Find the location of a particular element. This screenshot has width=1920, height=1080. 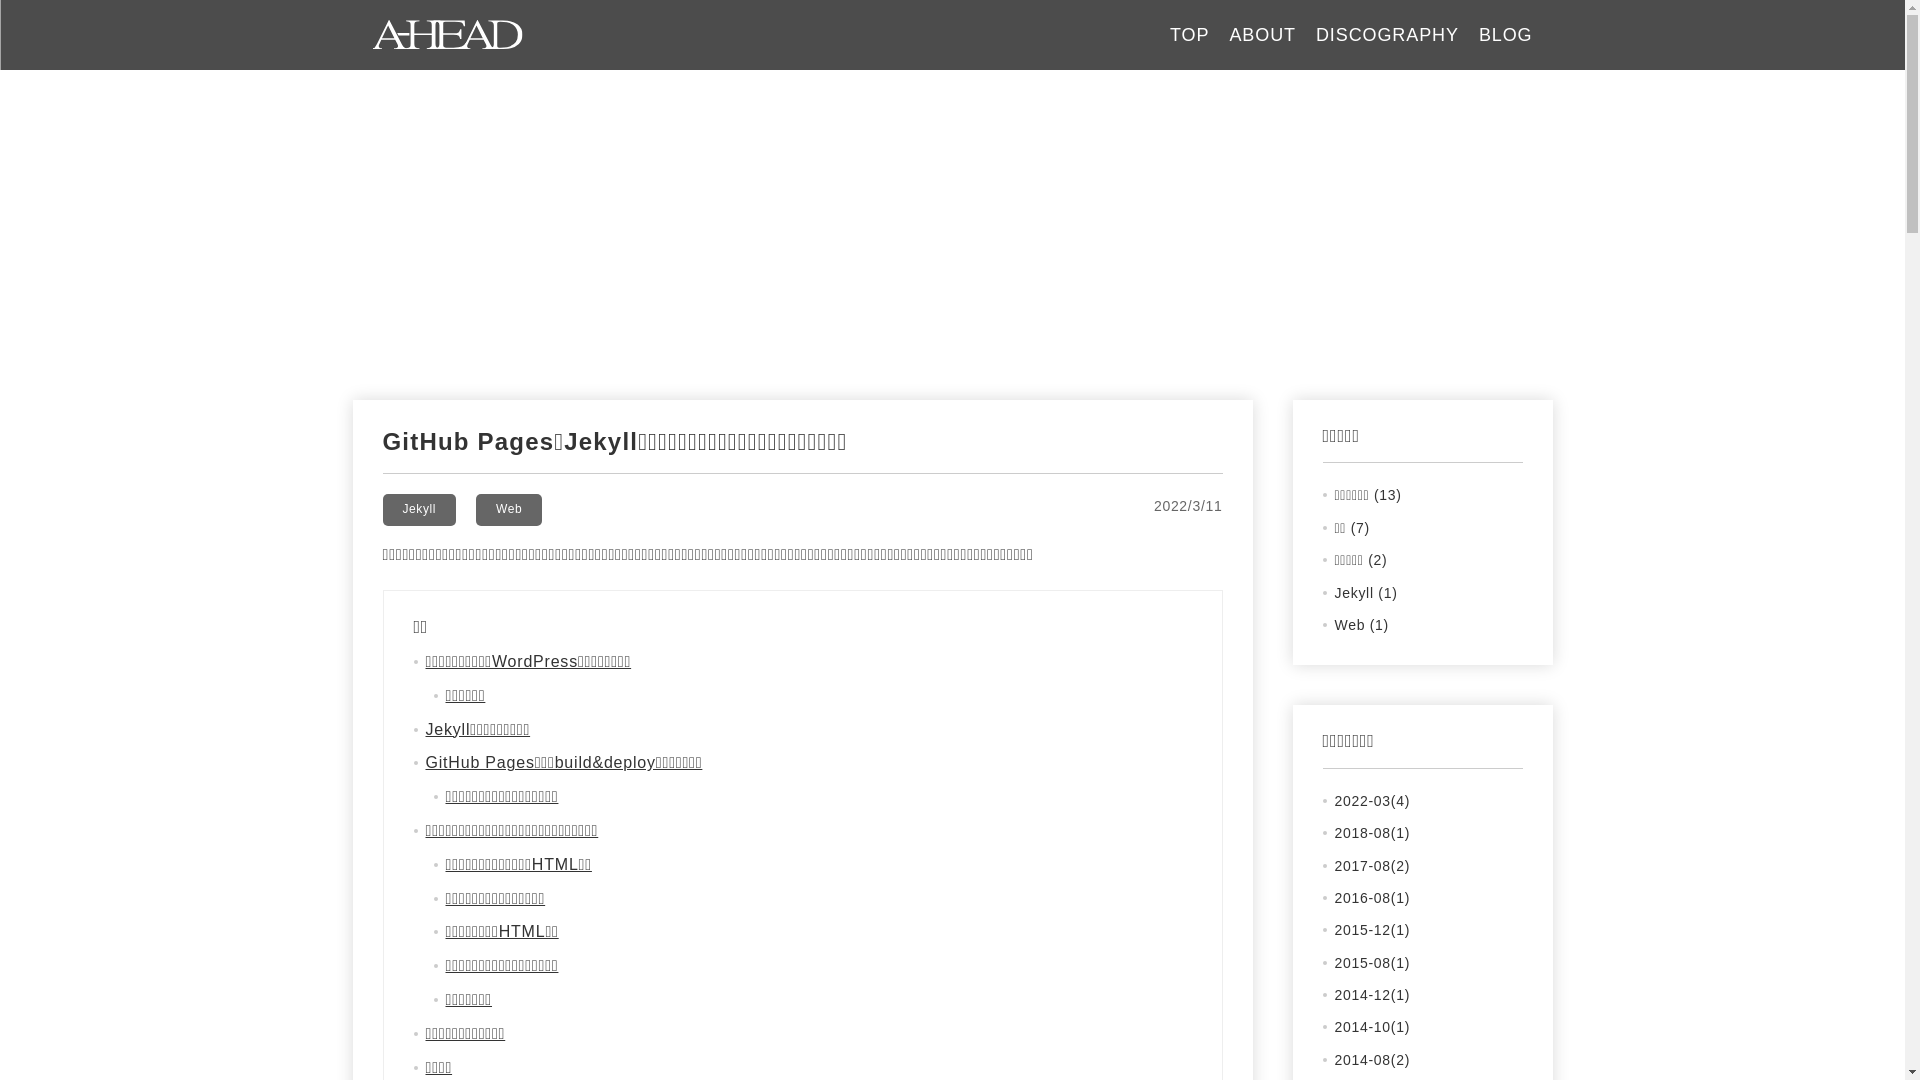

'Web' is located at coordinates (474, 508).